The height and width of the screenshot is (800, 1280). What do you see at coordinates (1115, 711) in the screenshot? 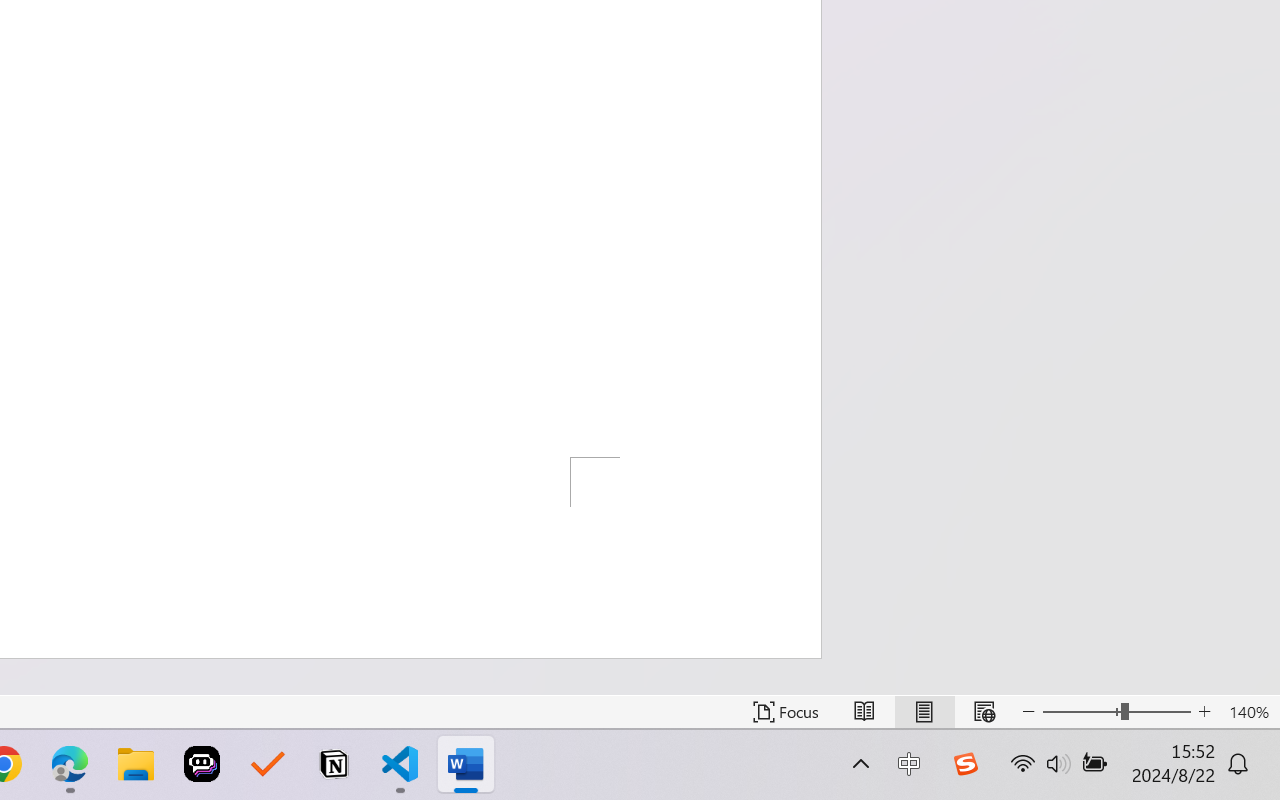
I see `'Zoom'` at bounding box center [1115, 711].